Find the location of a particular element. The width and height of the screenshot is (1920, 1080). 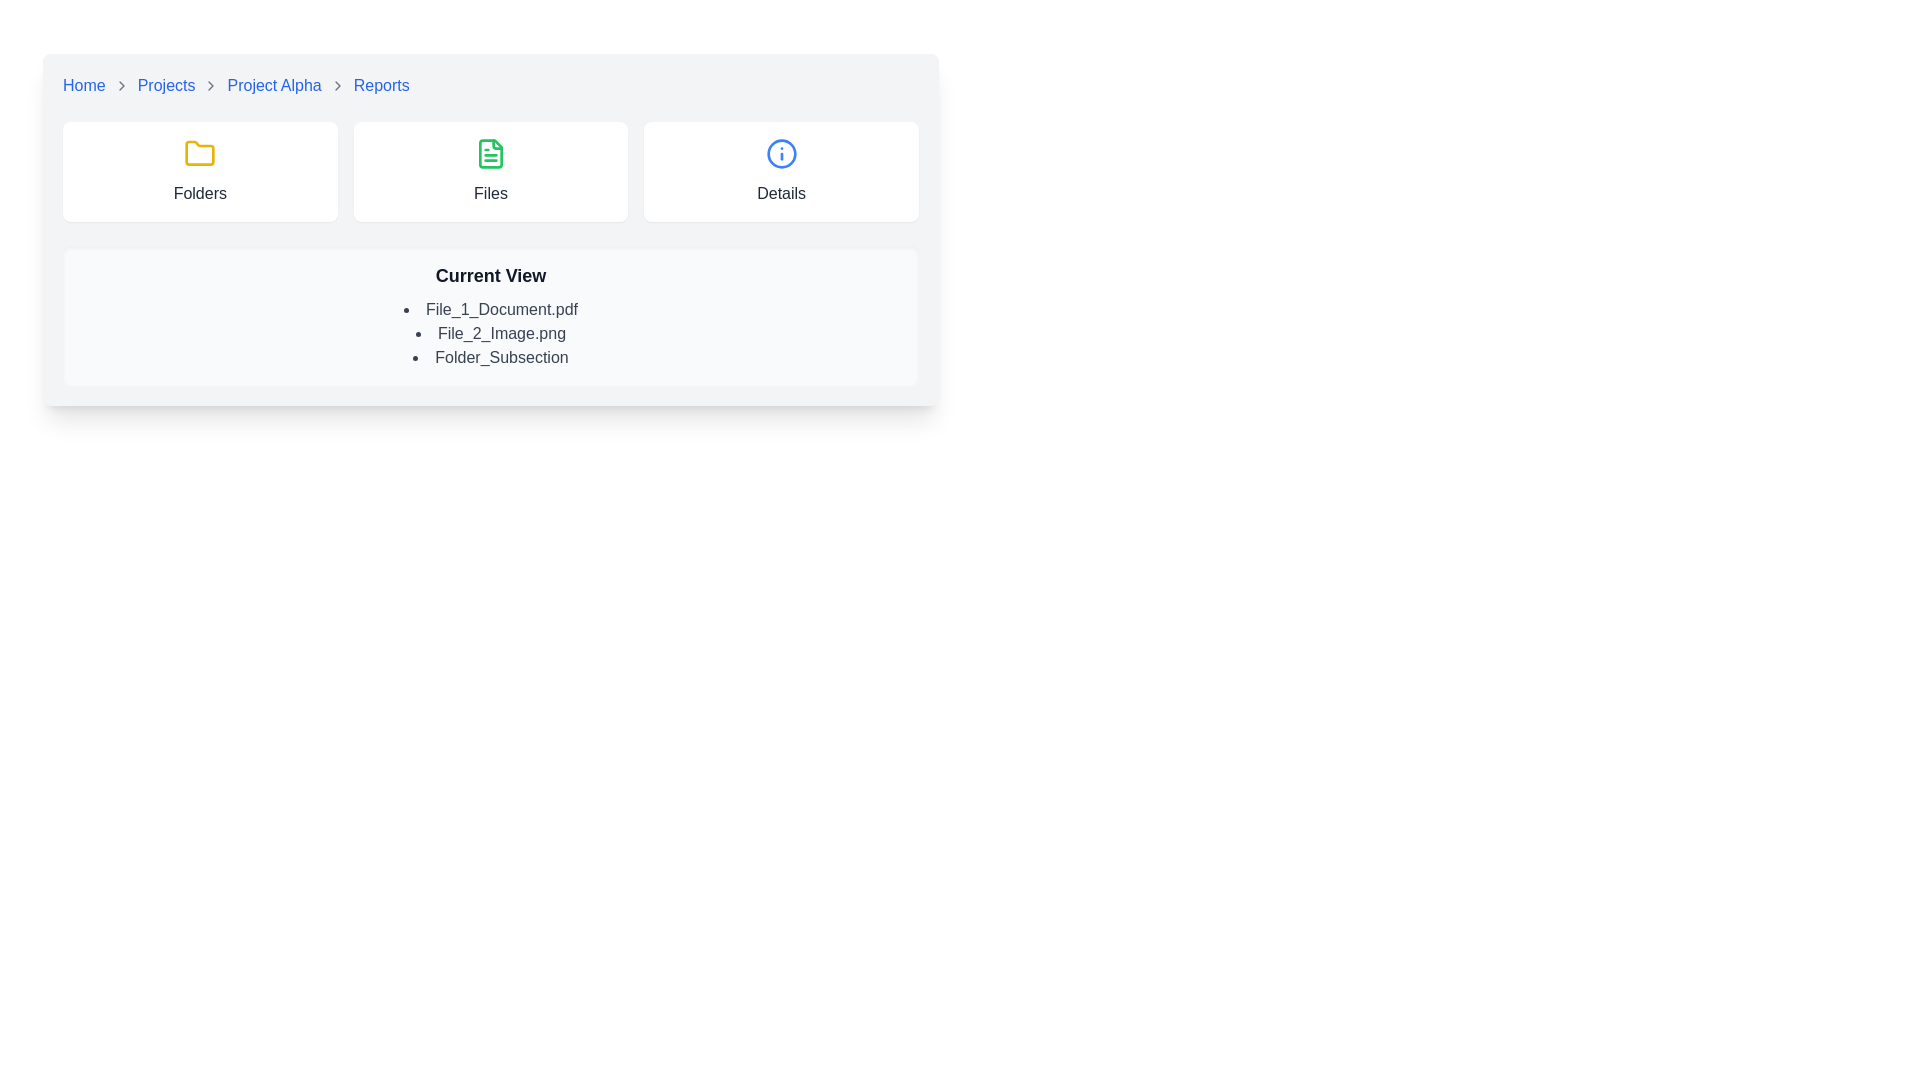

the folder icon located at the top of the 'Folders' section, which visually represents a folder and has a text label 'Folders' below it is located at coordinates (200, 153).